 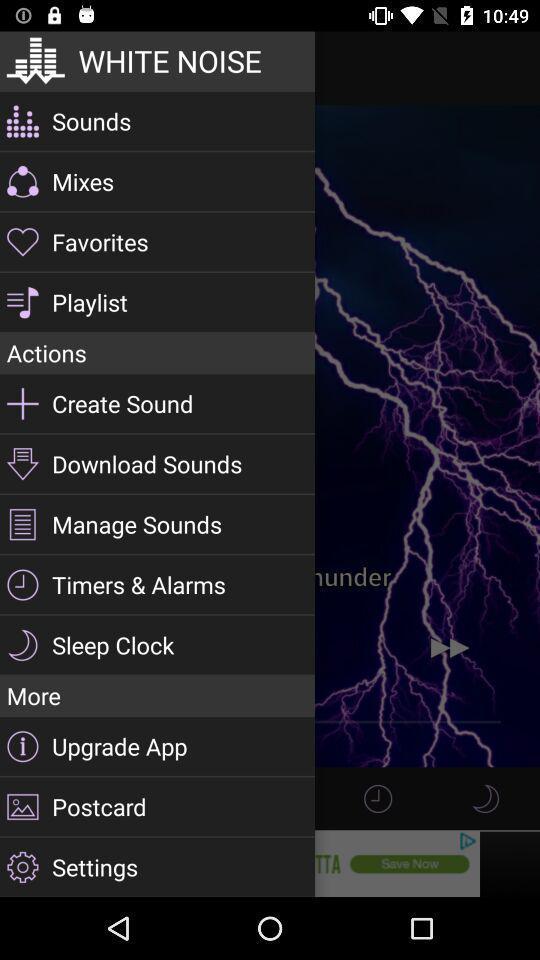 I want to click on the time icon, so click(x=378, y=798).